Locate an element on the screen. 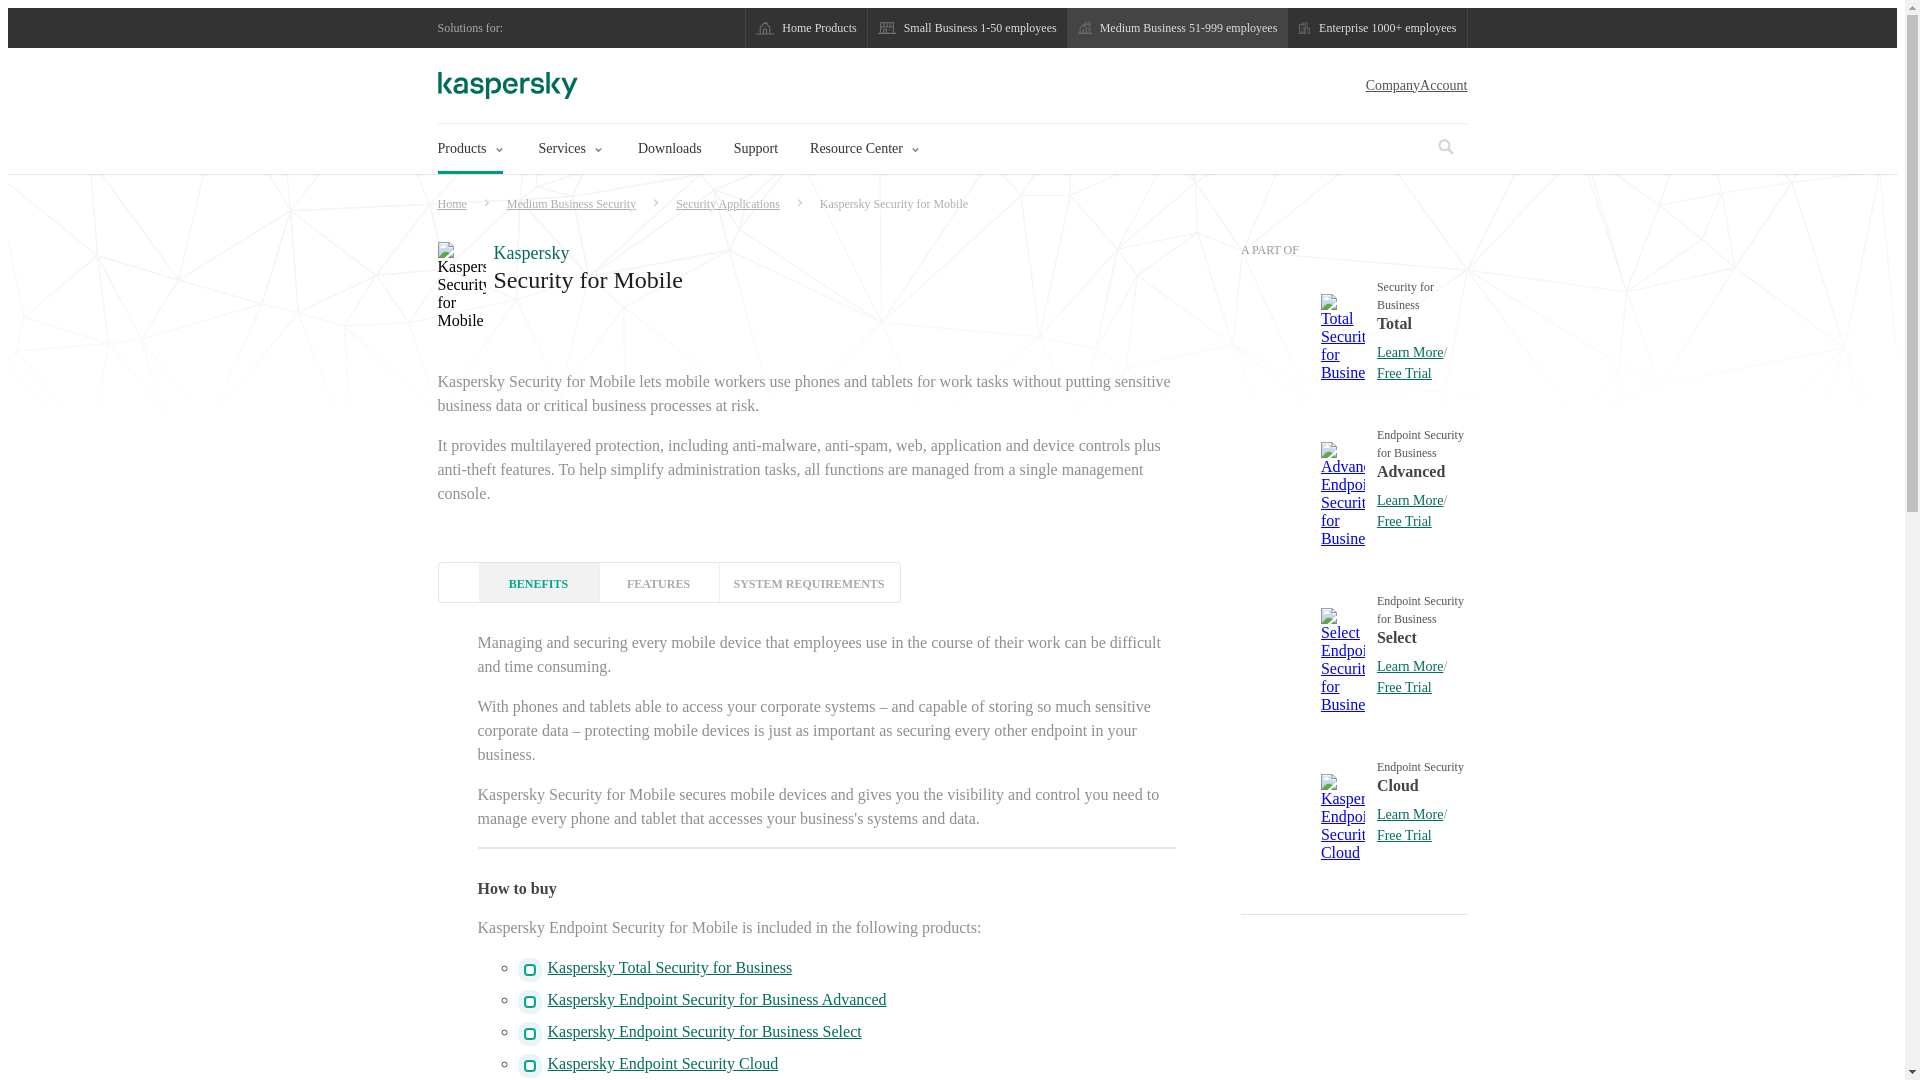  'Products' is located at coordinates (489, 148).